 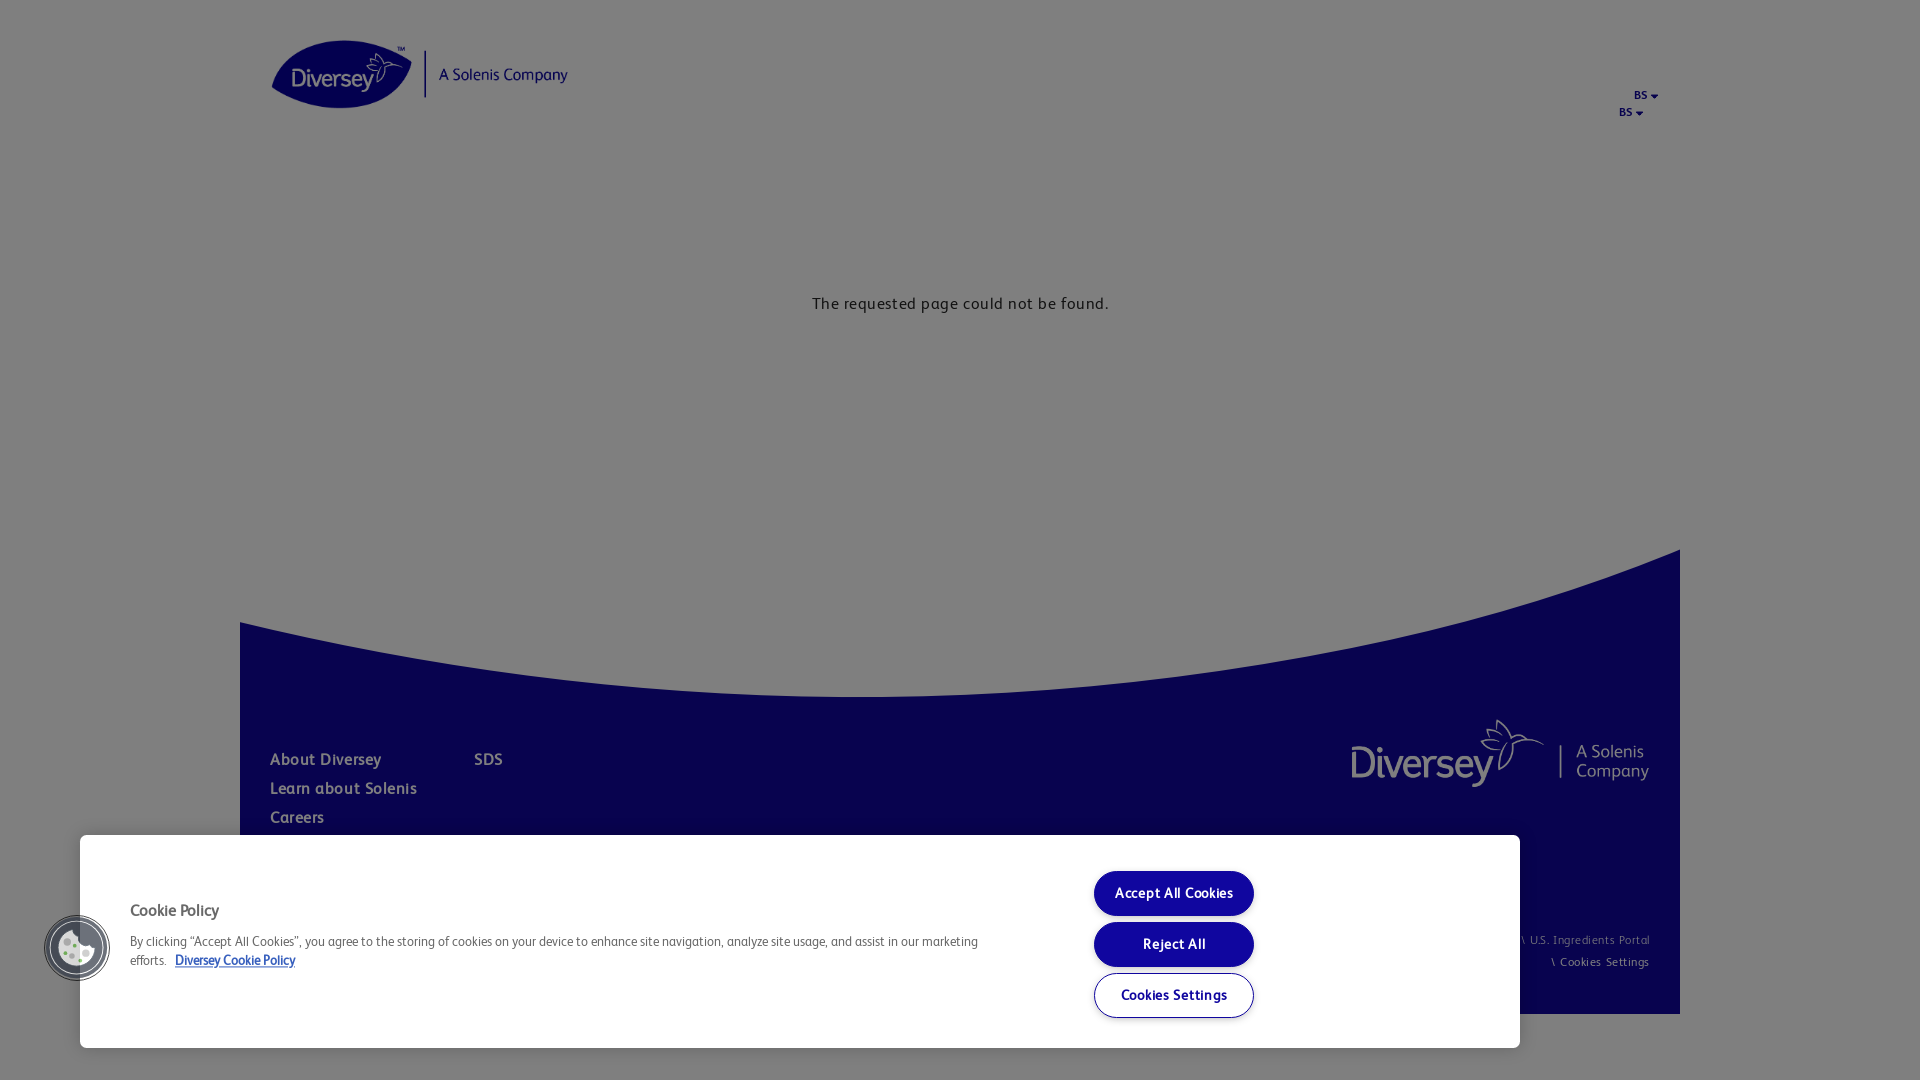 What do you see at coordinates (419, 73) in the screenshot?
I see `'Home'` at bounding box center [419, 73].